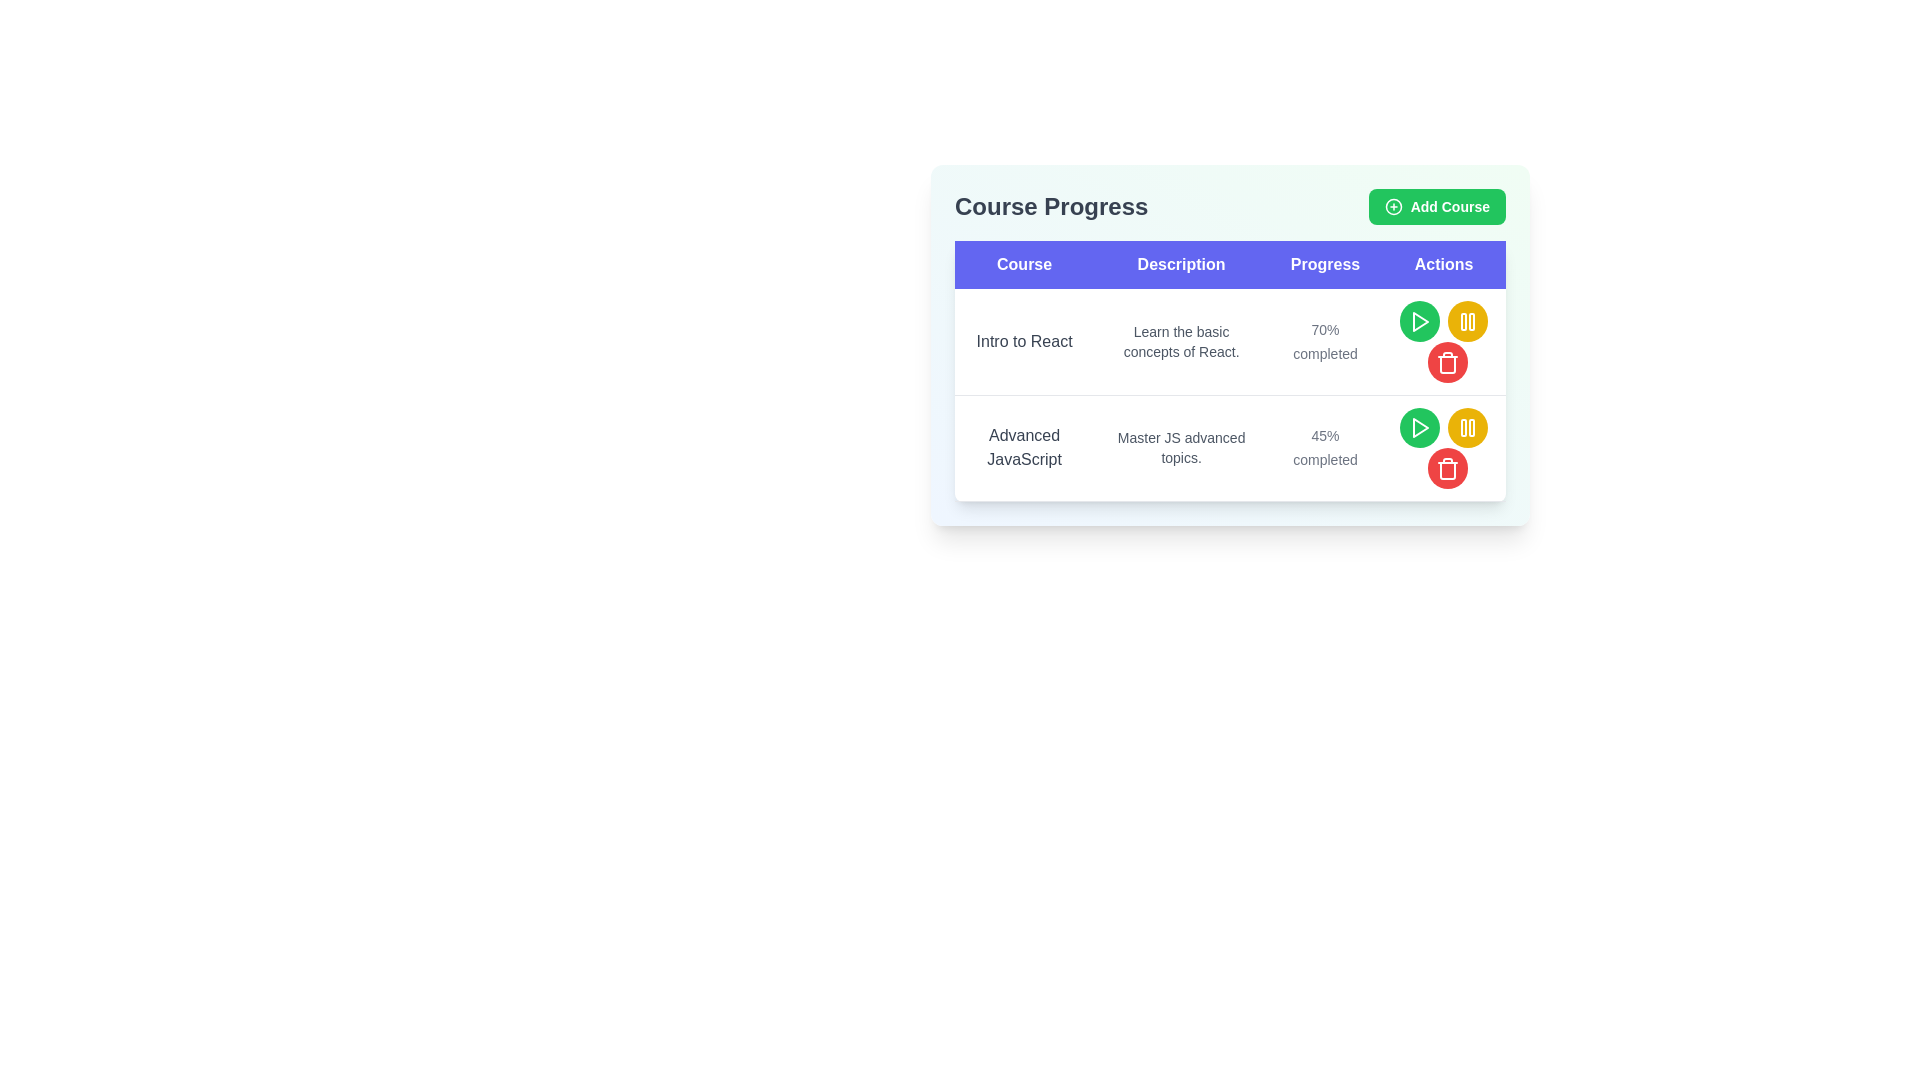 The height and width of the screenshot is (1080, 1920). What do you see at coordinates (1325, 447) in the screenshot?
I see `the text display that indicates the progress status for the 'Advanced JavaScript' course, located under the 'Progress' column to the right of 'Master JS advanced topics.'` at bounding box center [1325, 447].